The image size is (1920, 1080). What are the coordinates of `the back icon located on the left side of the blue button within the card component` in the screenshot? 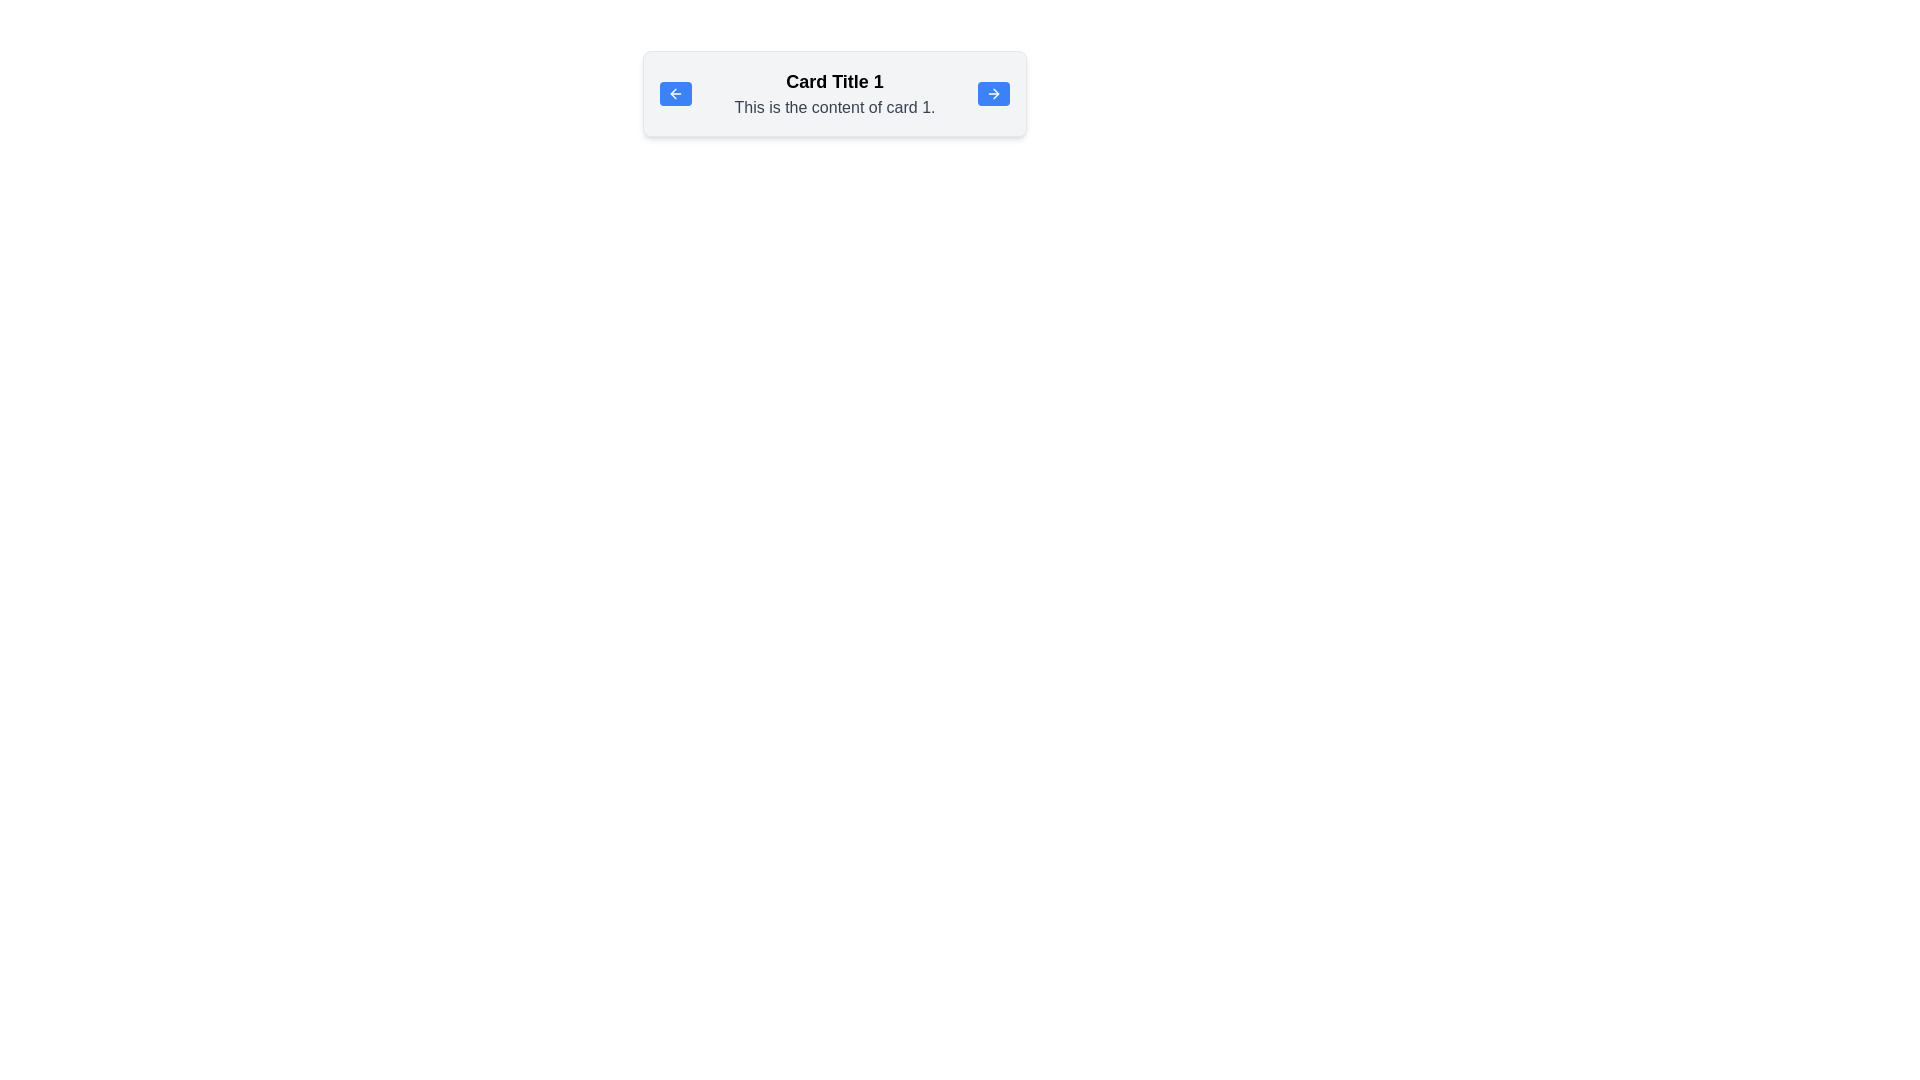 It's located at (676, 93).